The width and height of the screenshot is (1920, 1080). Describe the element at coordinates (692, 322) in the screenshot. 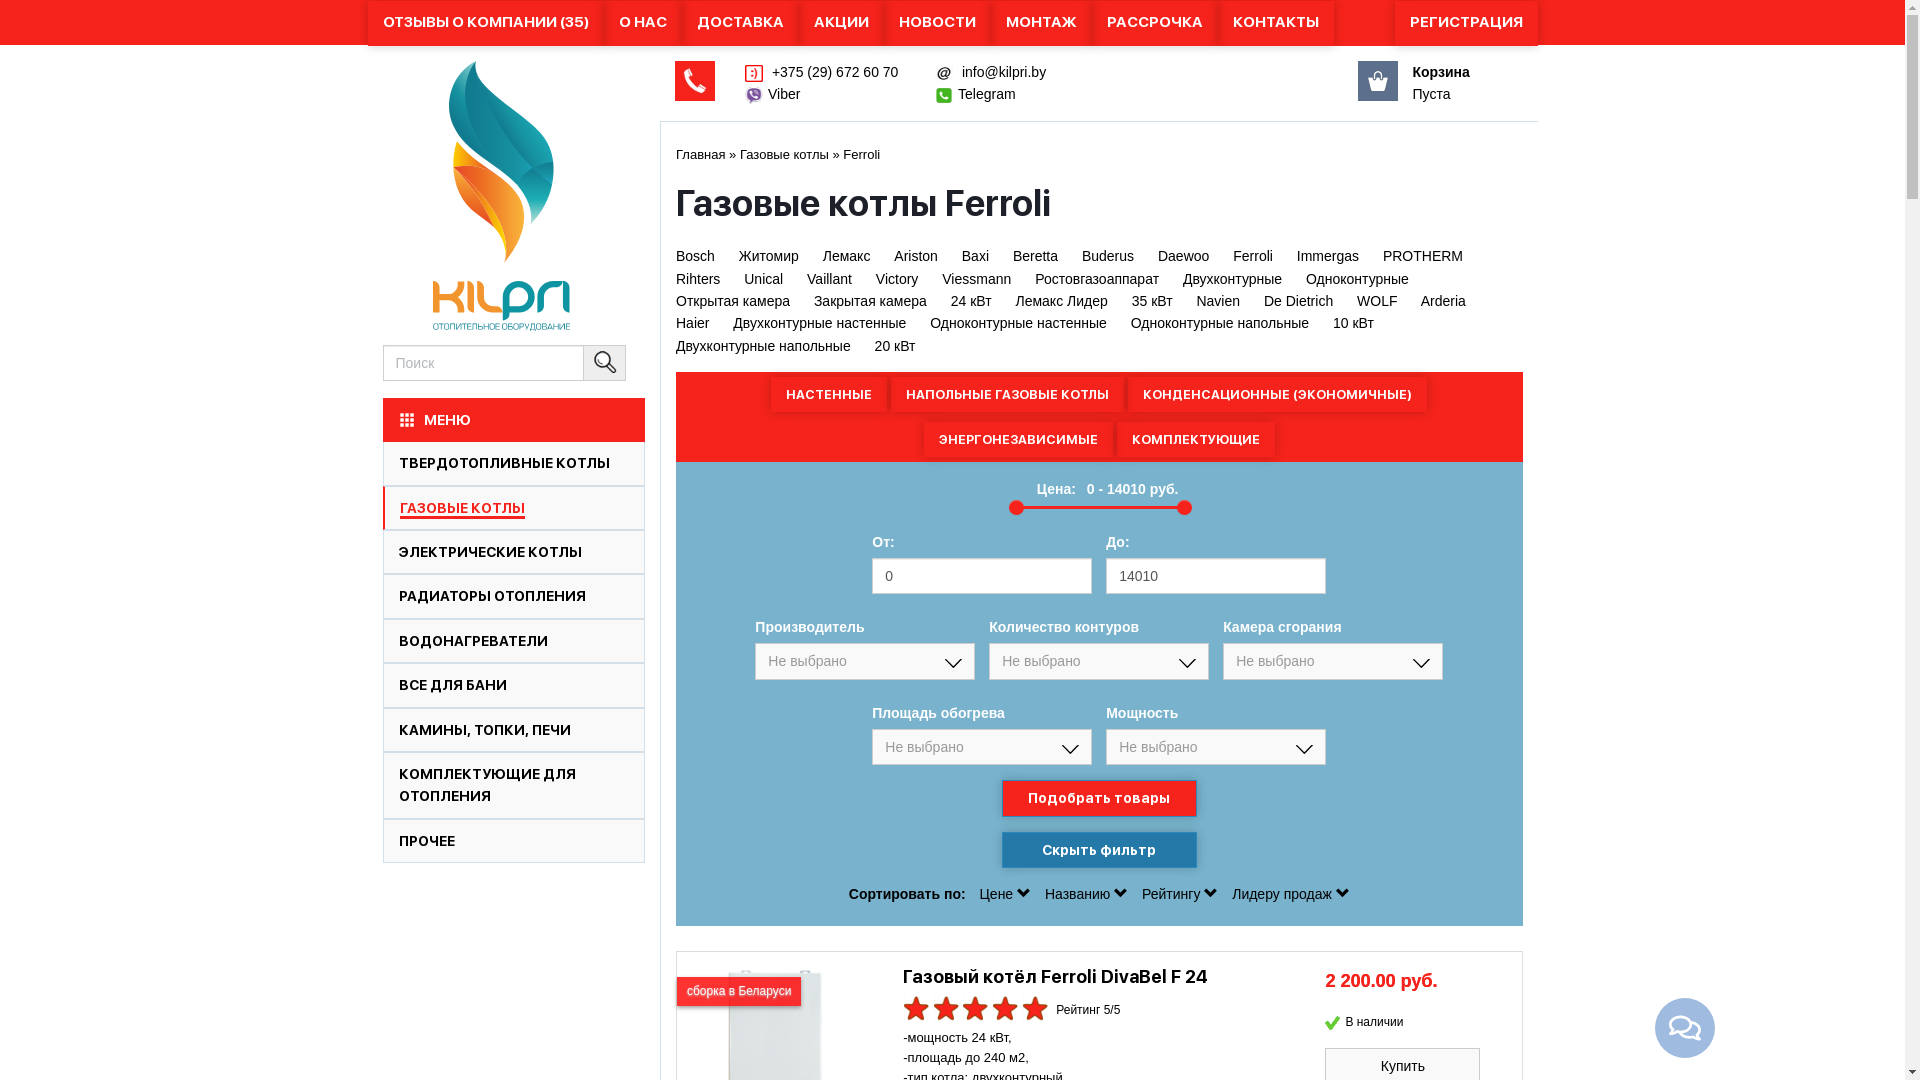

I see `'Haier'` at that location.